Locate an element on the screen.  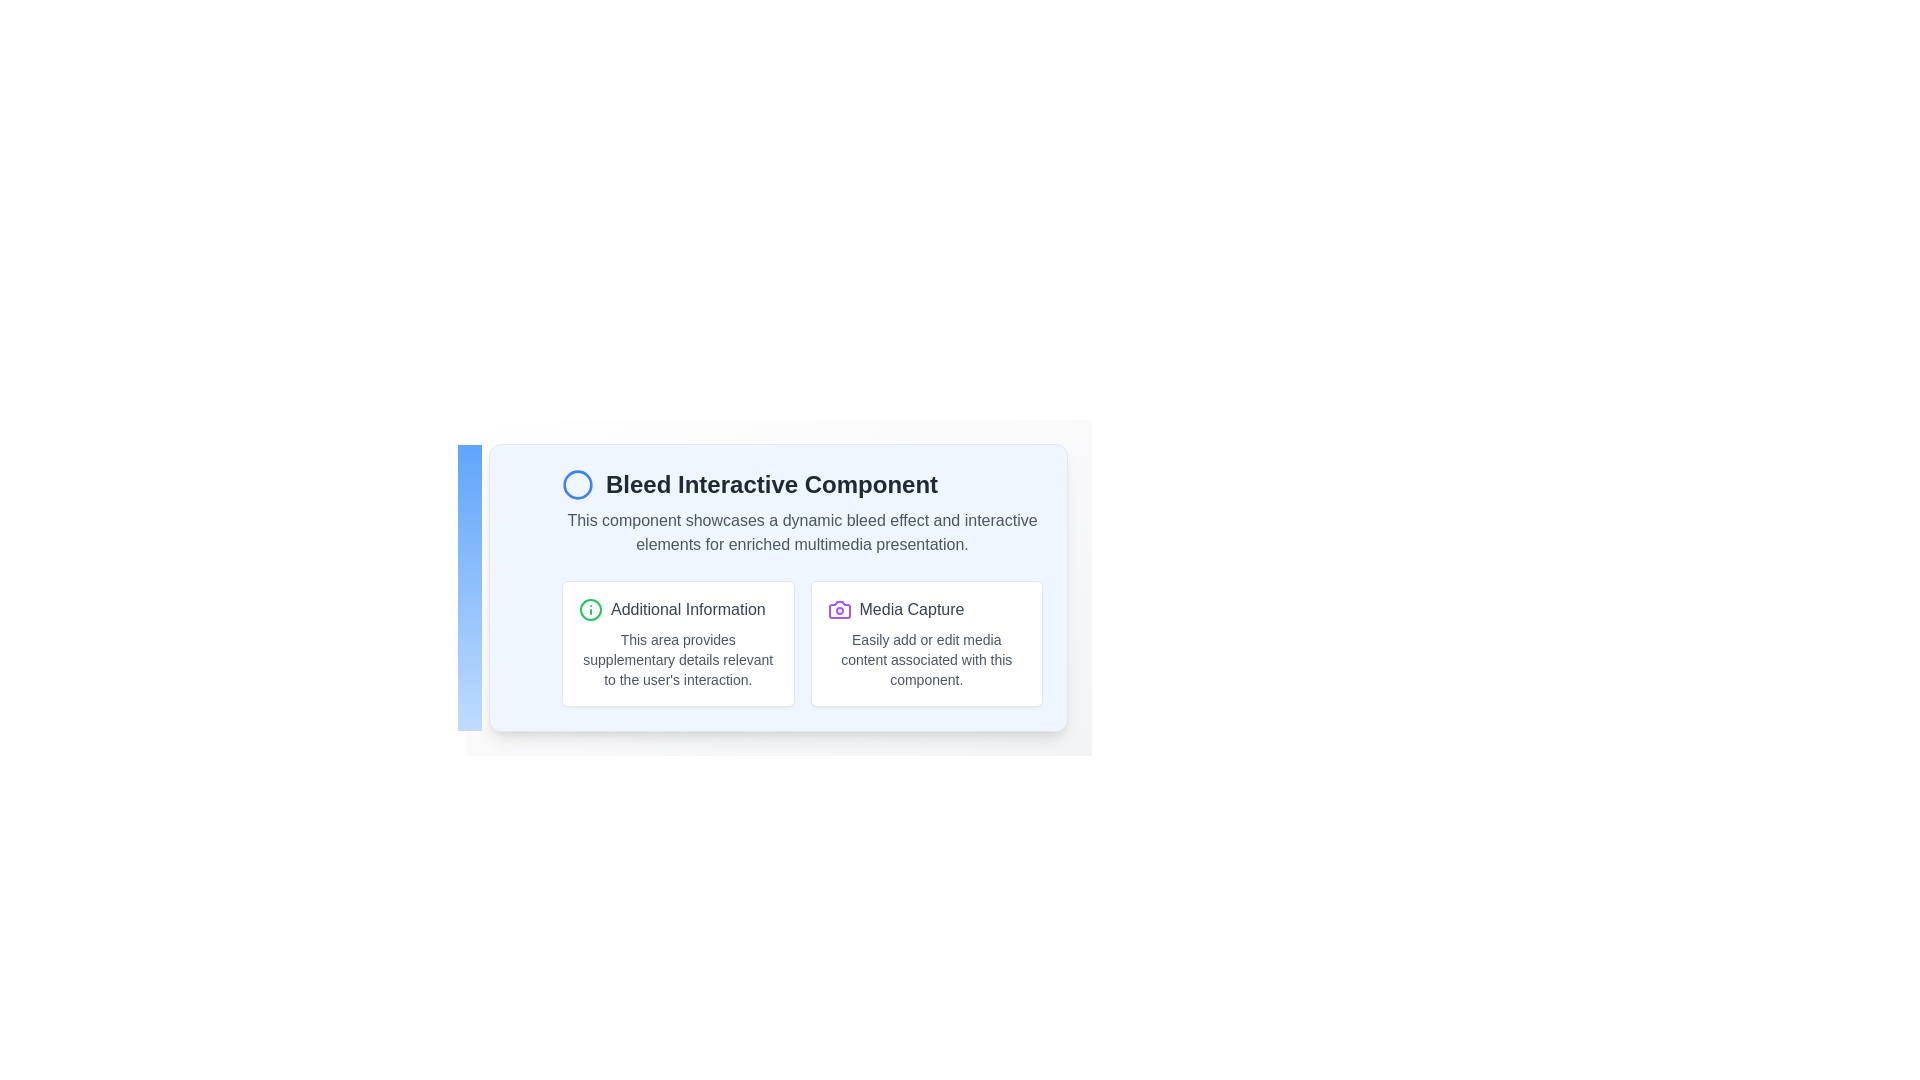
text description located beneath the title 'Bleed Interactive Component' in gray color and smaller font size is located at coordinates (802, 531).